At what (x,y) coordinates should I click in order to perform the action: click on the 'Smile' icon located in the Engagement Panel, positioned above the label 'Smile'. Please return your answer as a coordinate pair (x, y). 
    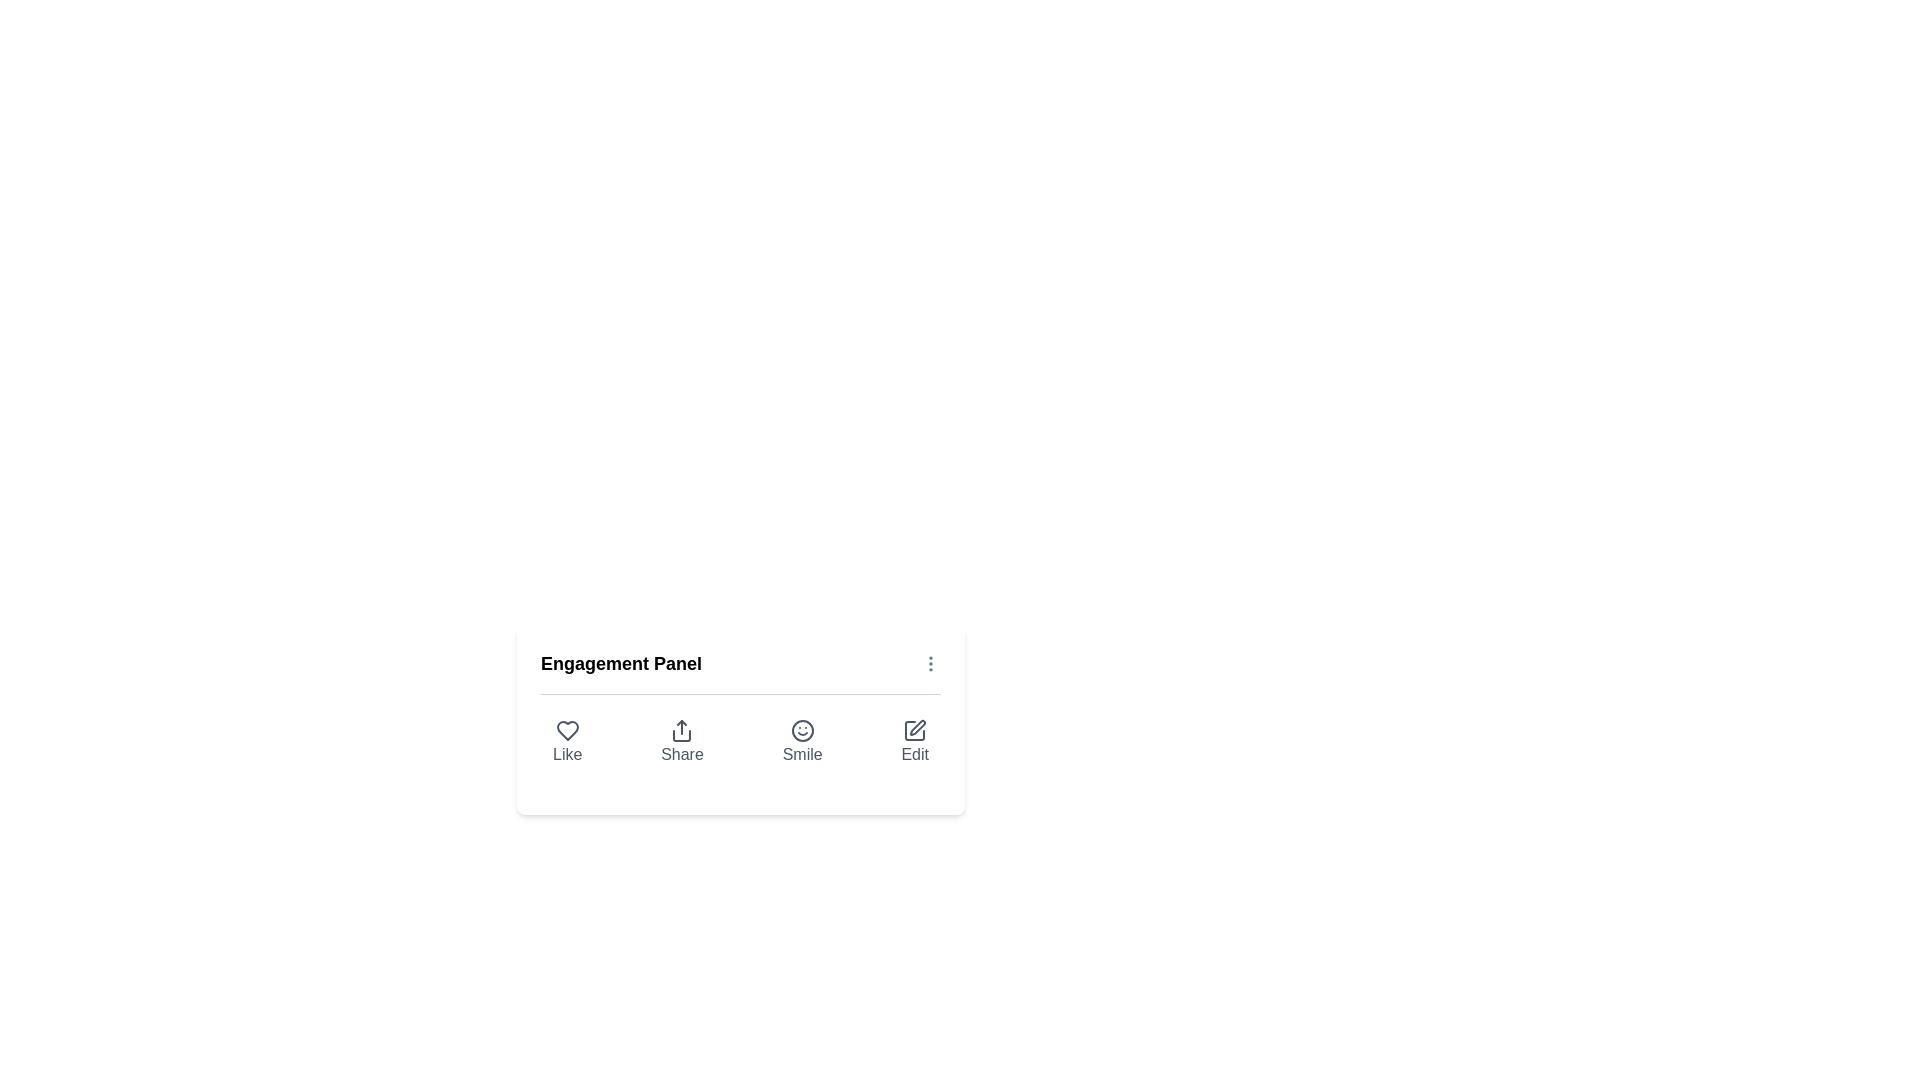
    Looking at the image, I should click on (802, 731).